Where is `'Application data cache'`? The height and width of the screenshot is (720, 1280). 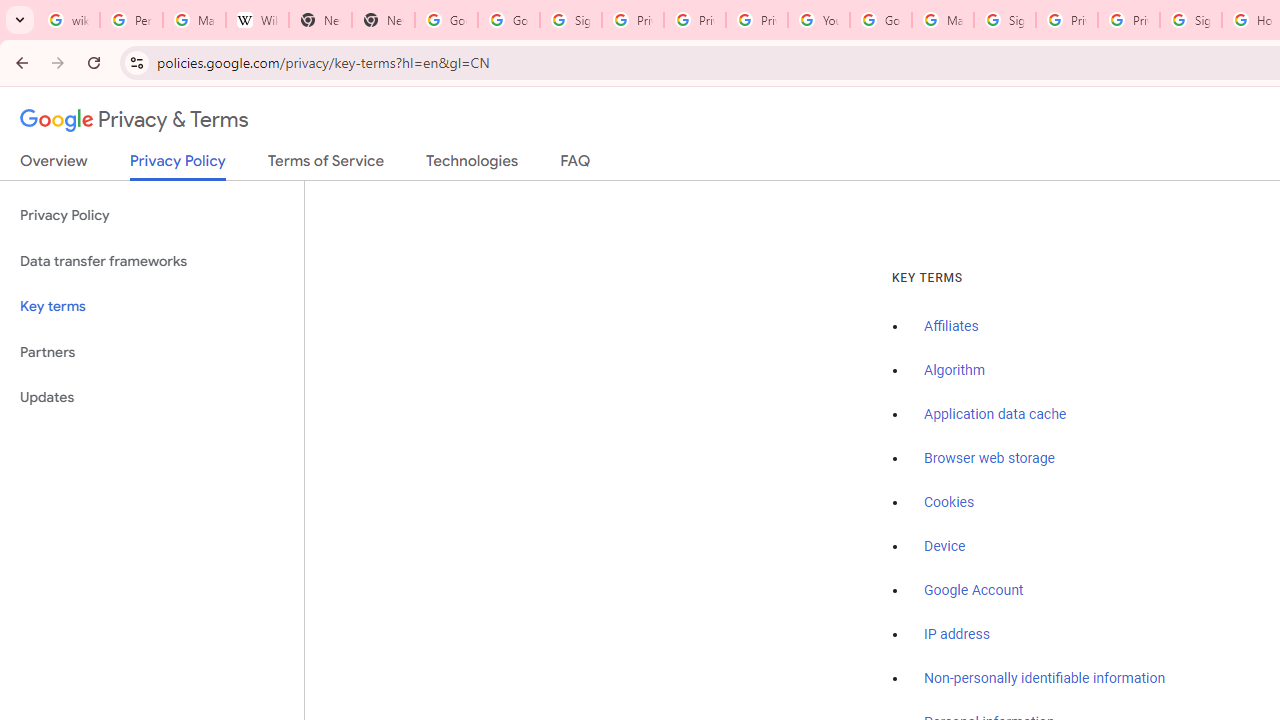 'Application data cache' is located at coordinates (995, 414).